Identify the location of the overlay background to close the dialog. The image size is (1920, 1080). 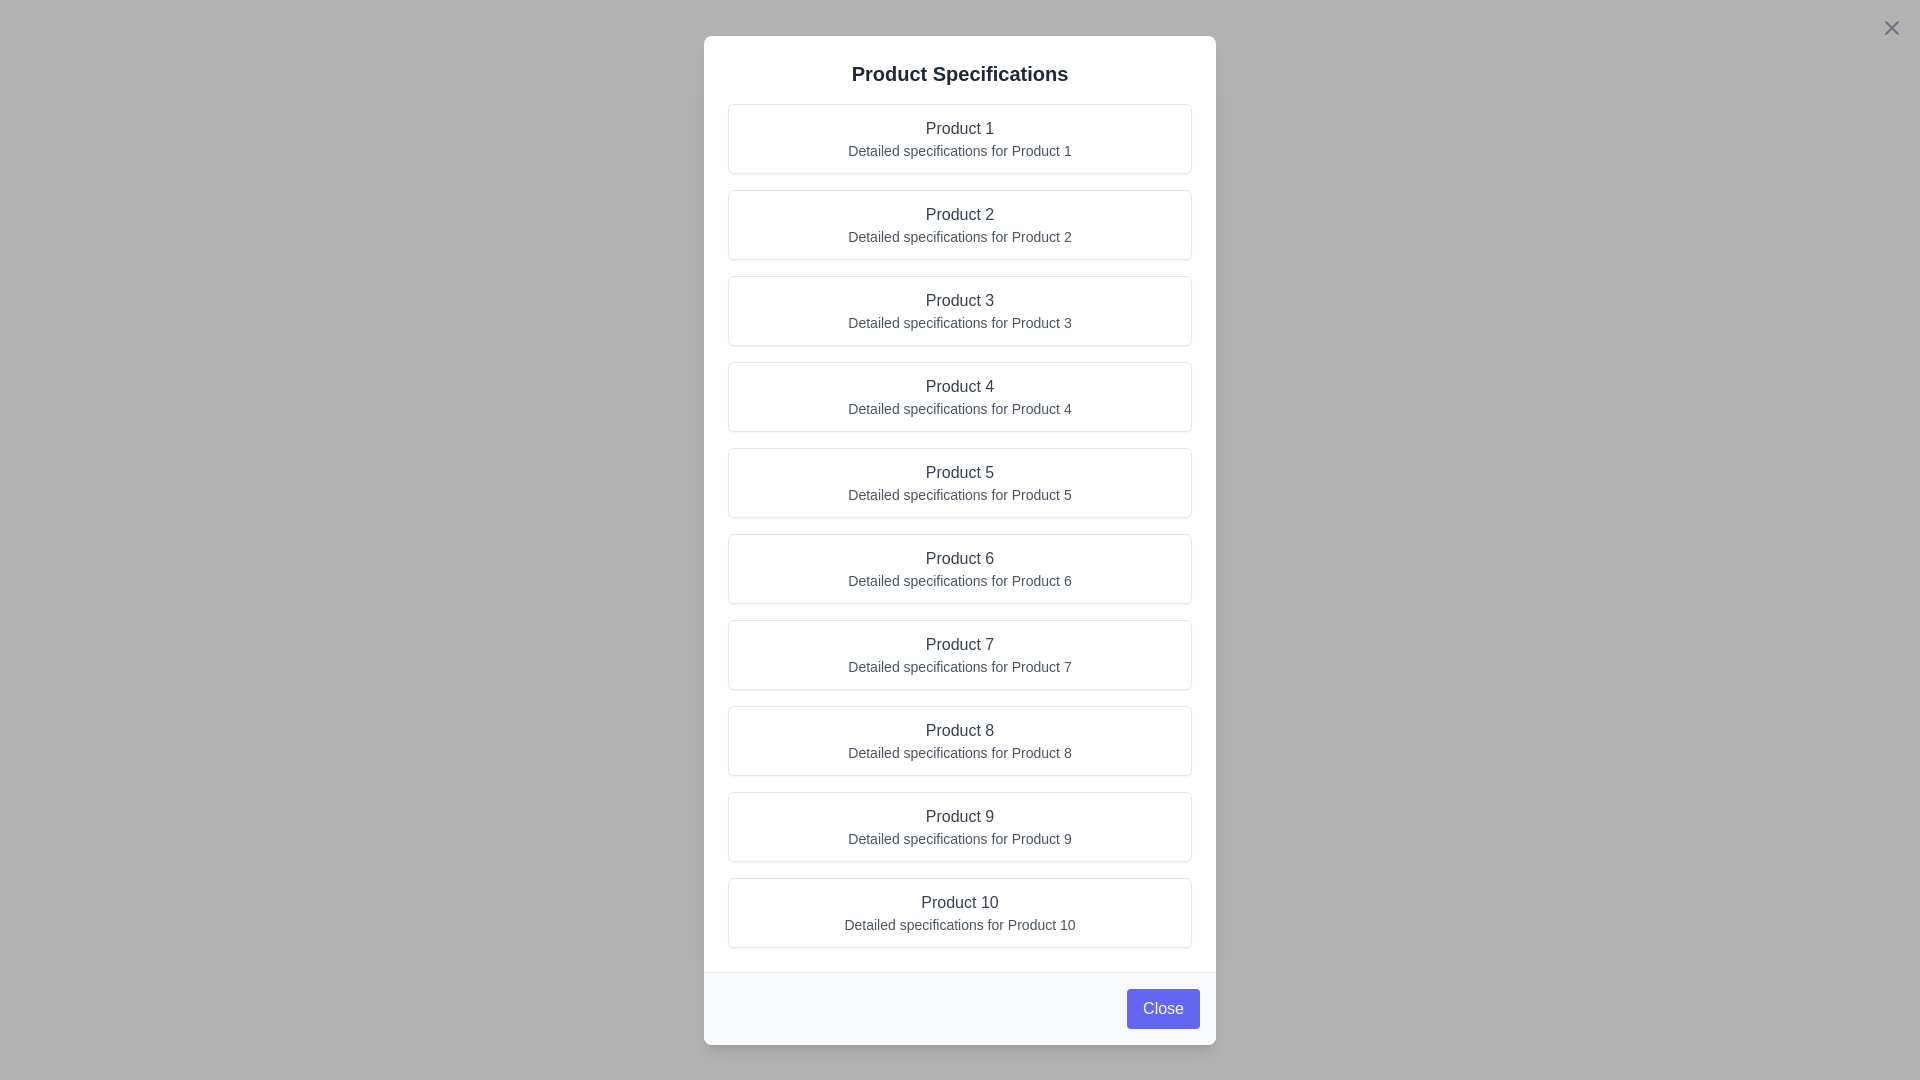
(960, 540).